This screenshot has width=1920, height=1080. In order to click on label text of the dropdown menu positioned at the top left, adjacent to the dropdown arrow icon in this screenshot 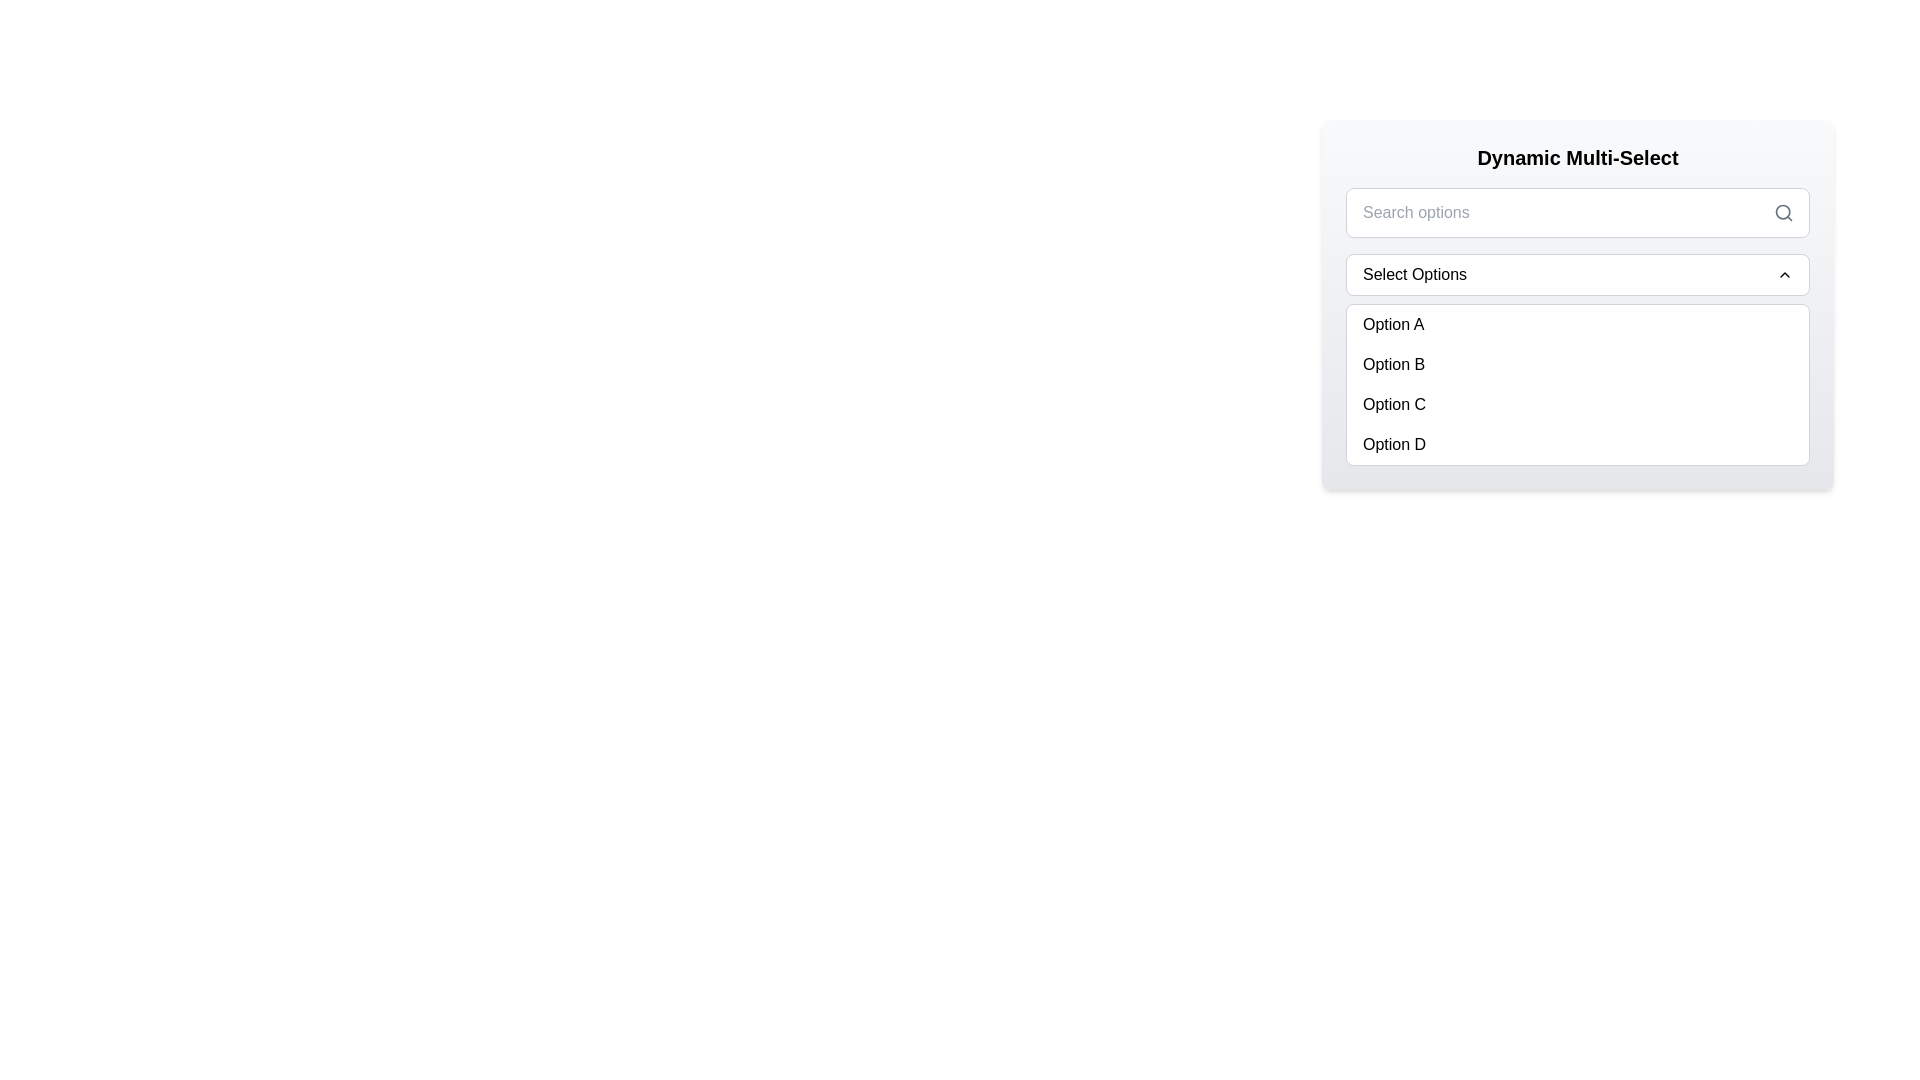, I will do `click(1414, 274)`.